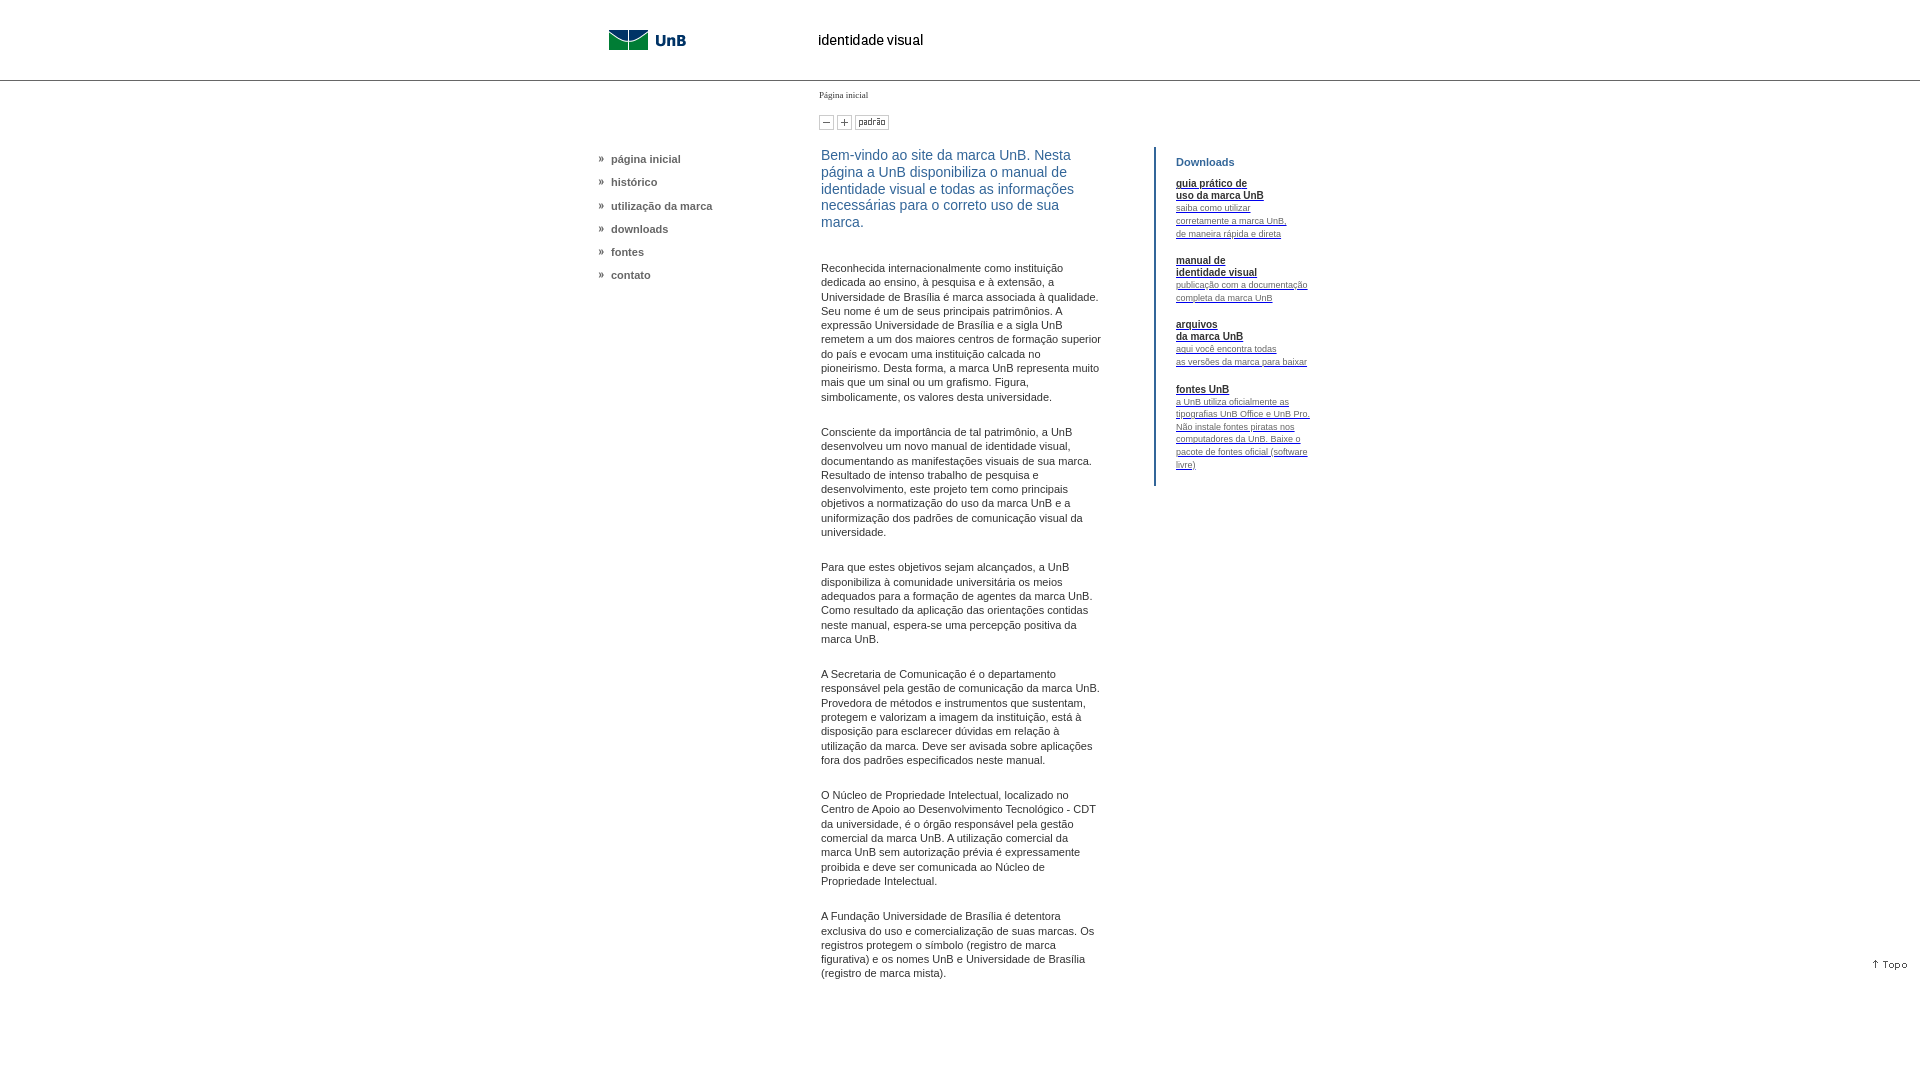 The height and width of the screenshot is (1080, 1920). I want to click on 'downloads', so click(638, 227).